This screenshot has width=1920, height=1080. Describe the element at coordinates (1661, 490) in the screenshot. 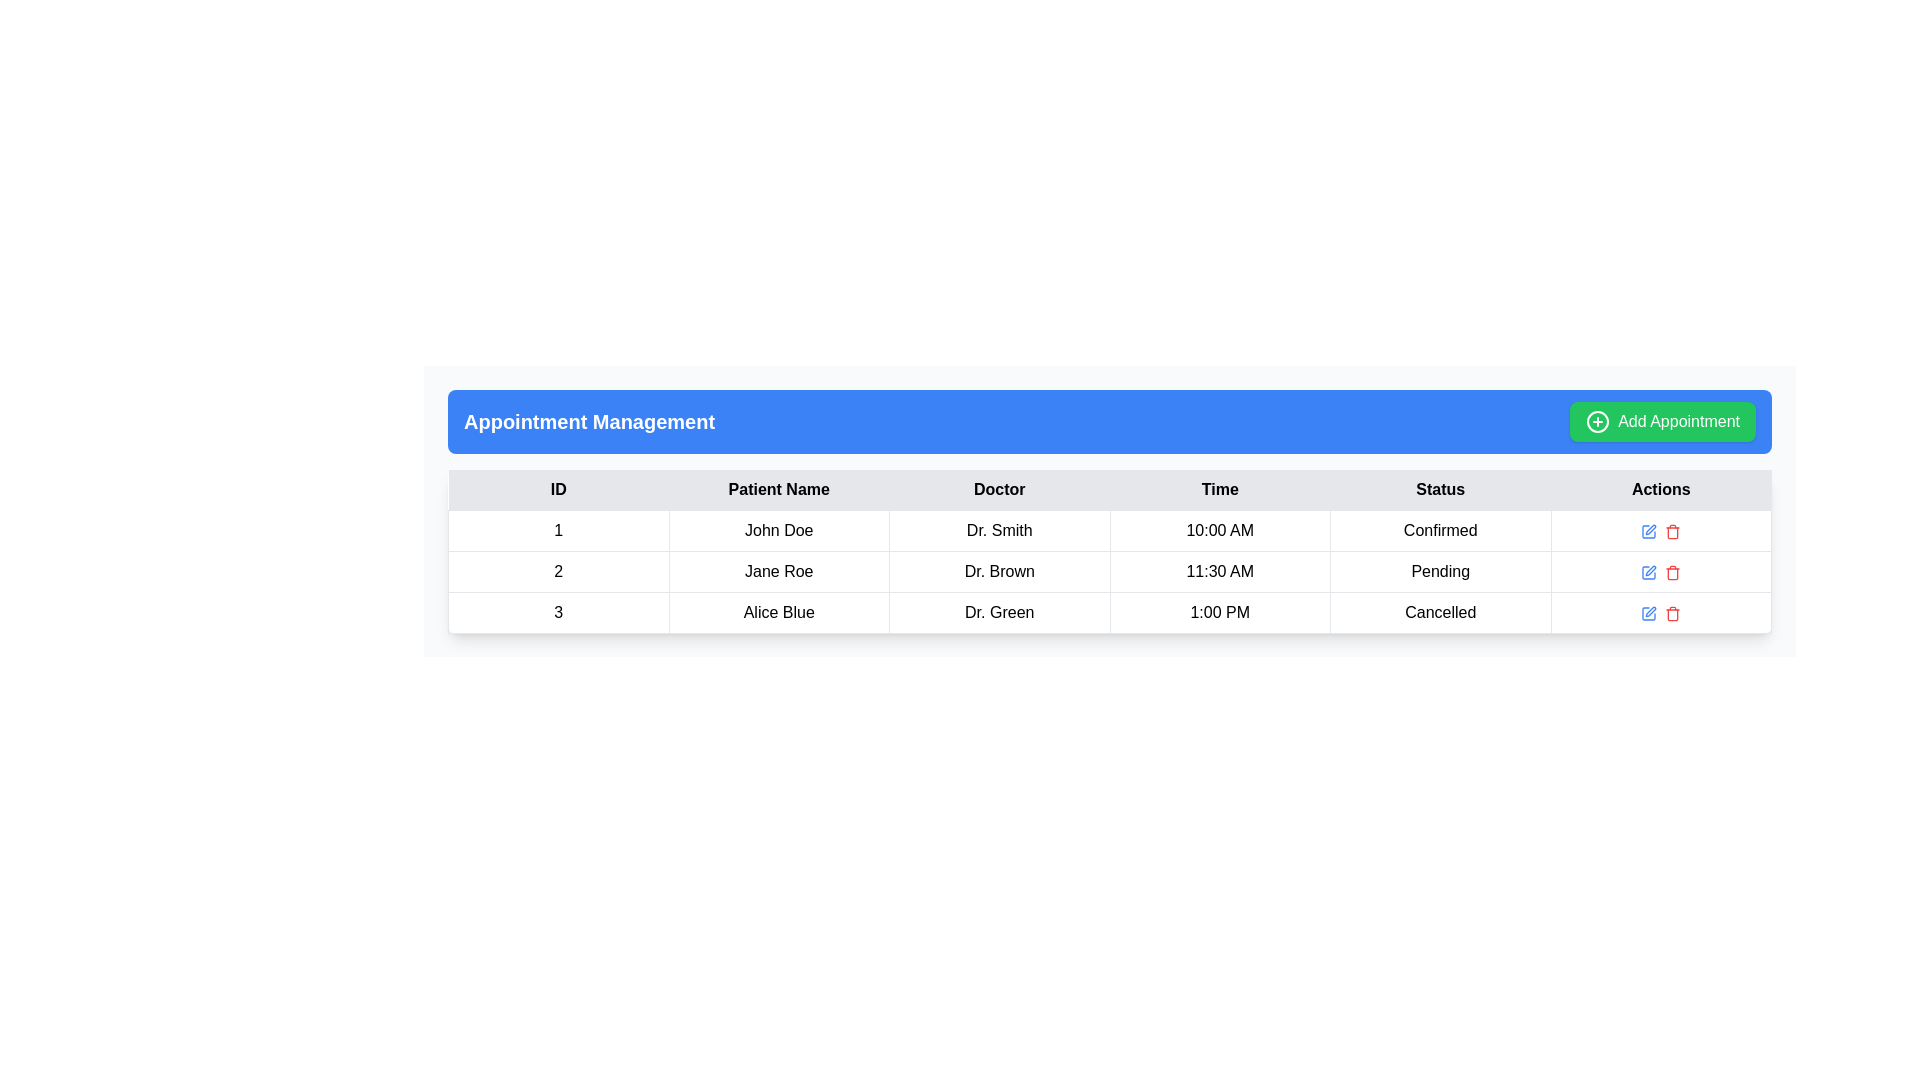

I see `the 'Actions' column header in the data table, which is the last column header positioned to the far right following the 'Status' column` at that location.